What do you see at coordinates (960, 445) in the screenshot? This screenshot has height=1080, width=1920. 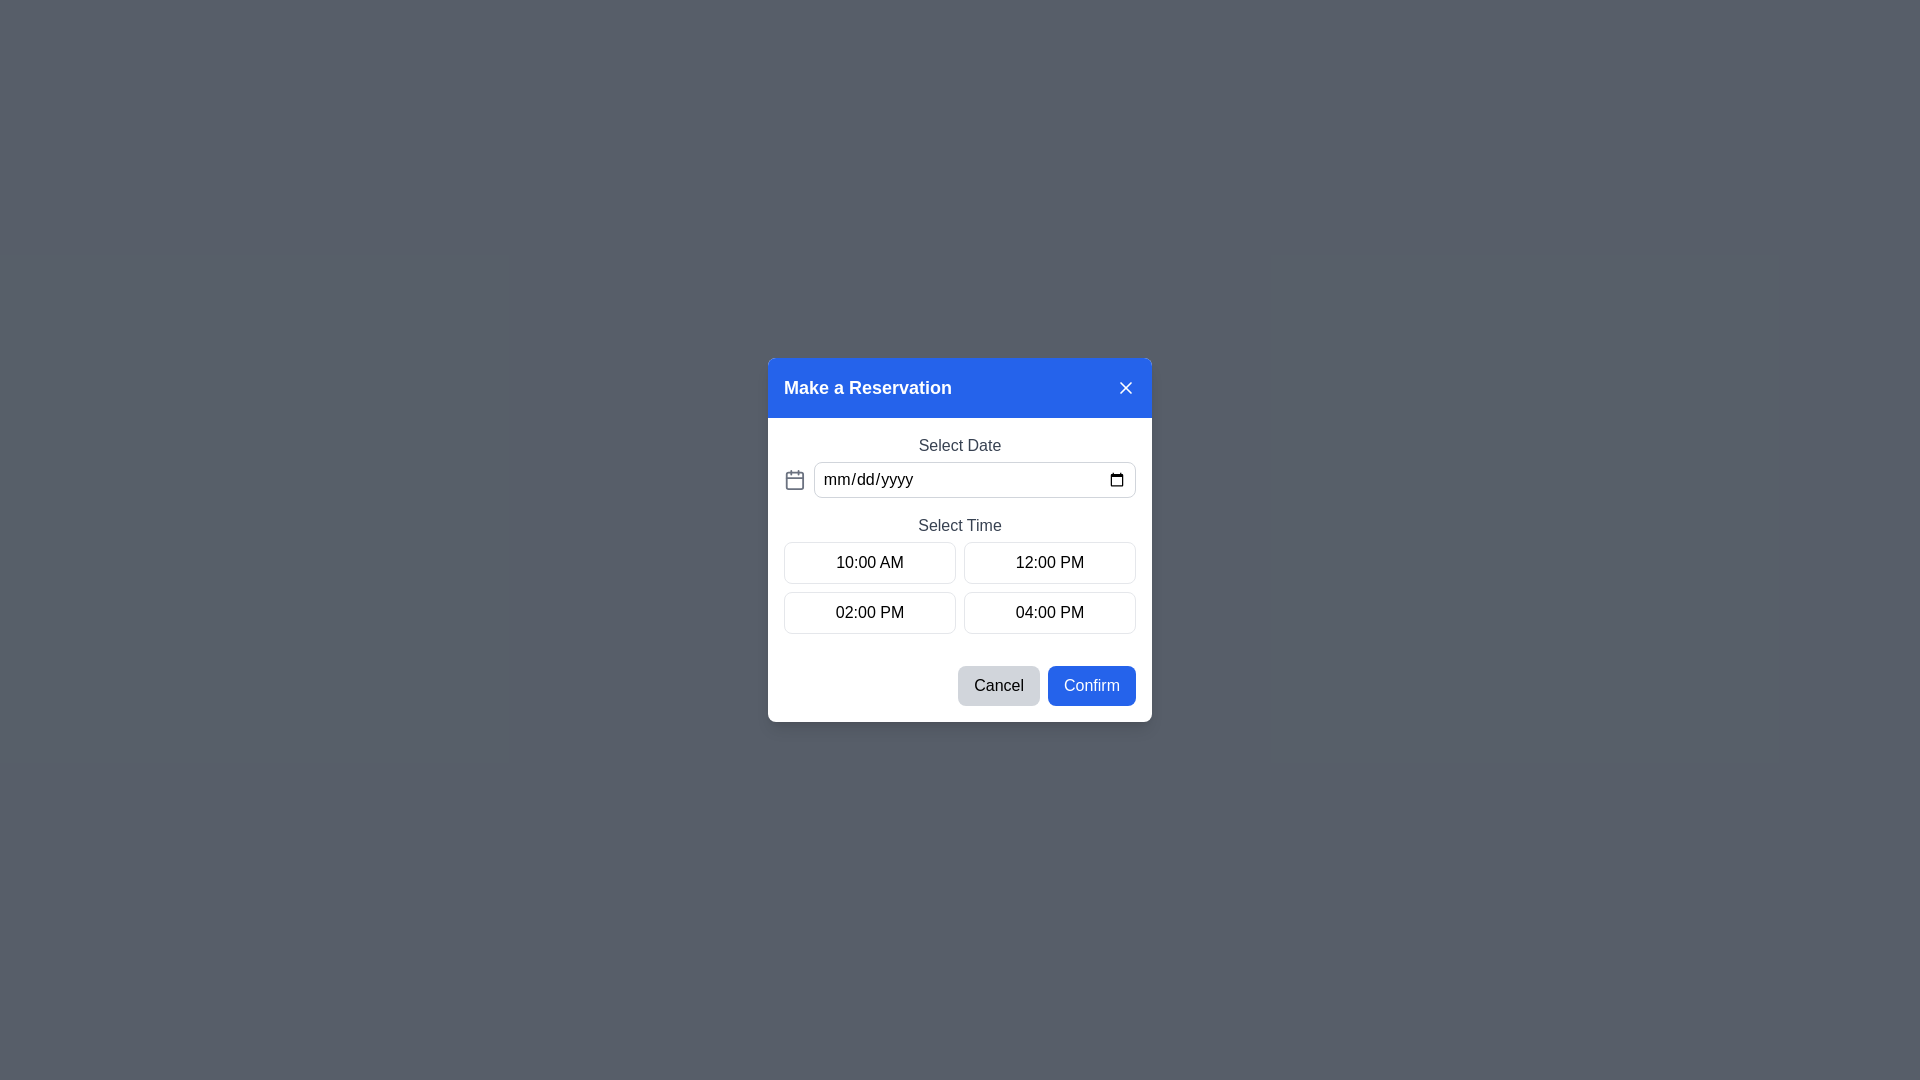 I see `the 'Select Date' text label, which is a medium-sized gray text element positioned inside the 'Make a Reservation' modal dialog, located at the top center above the date input field` at bounding box center [960, 445].